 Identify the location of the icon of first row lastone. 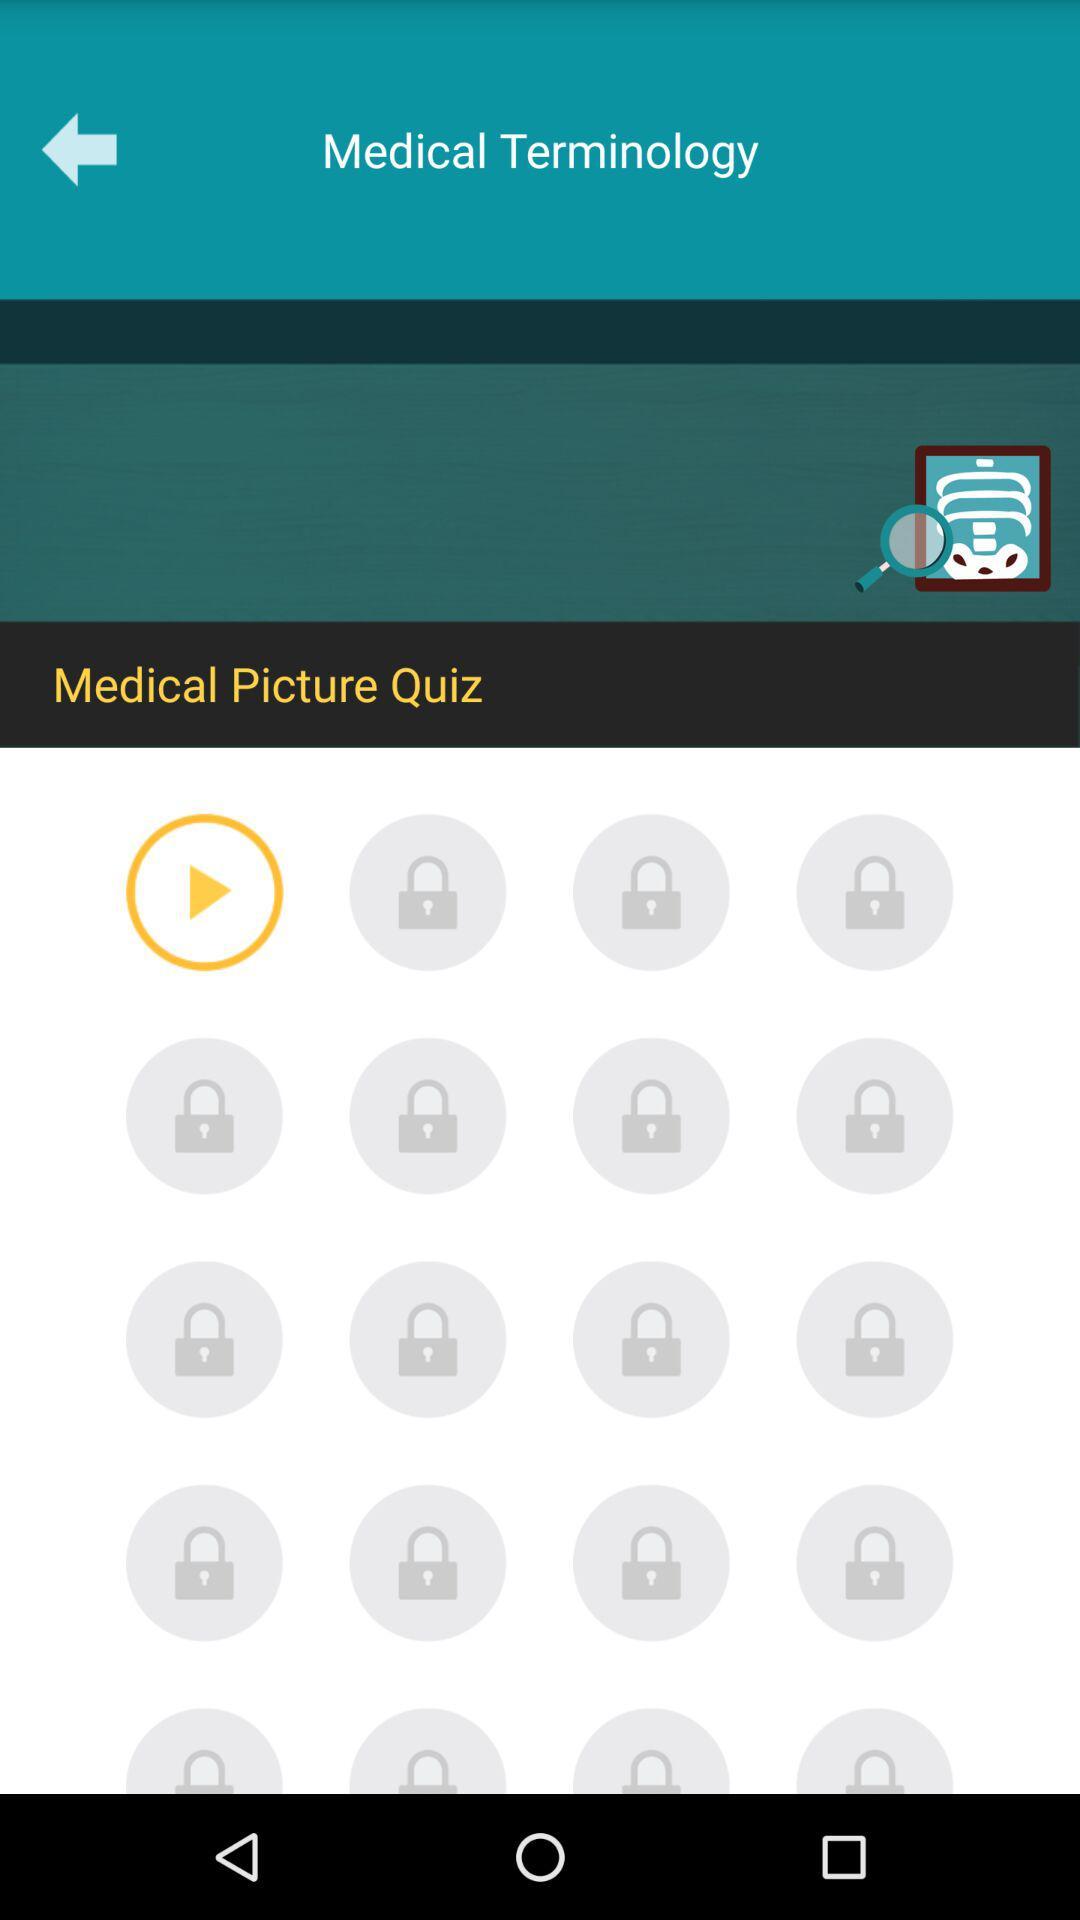
(874, 891).